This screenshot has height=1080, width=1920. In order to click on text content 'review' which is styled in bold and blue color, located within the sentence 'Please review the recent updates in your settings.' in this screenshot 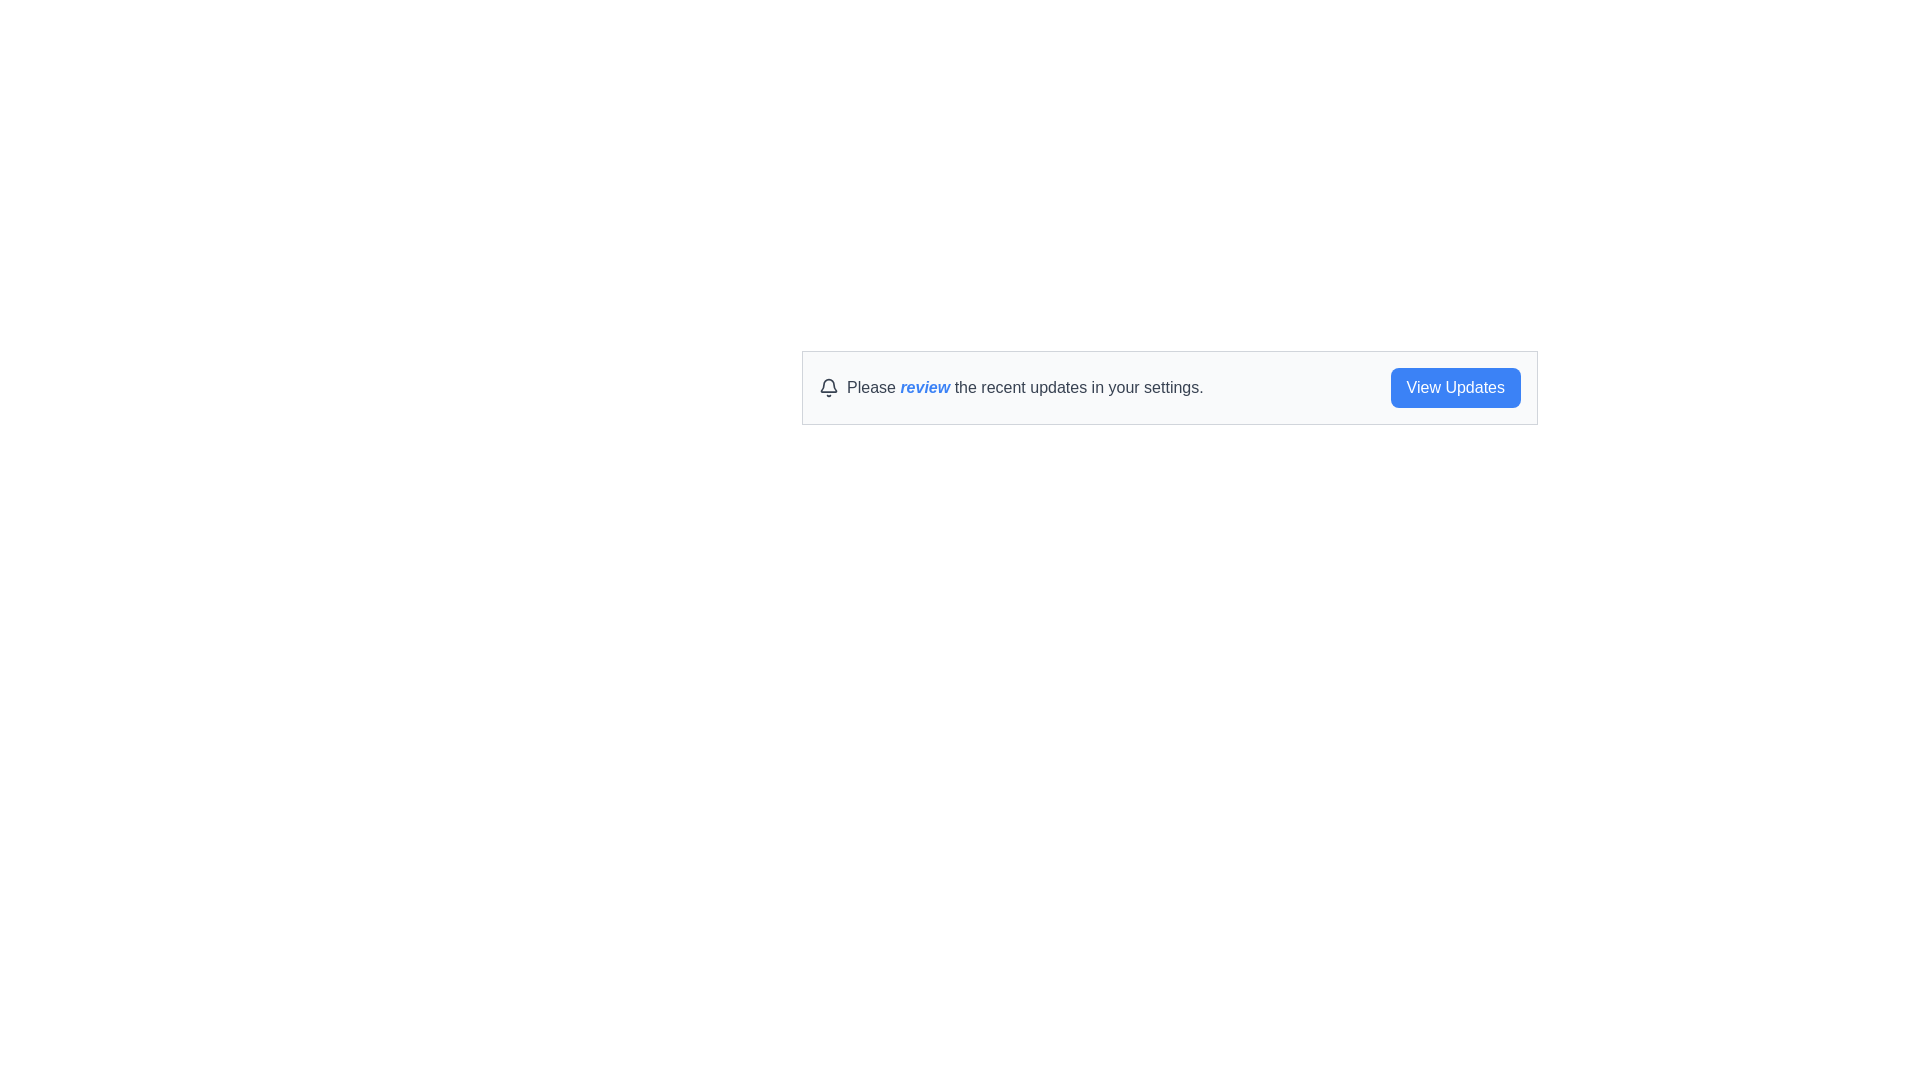, I will do `click(924, 387)`.